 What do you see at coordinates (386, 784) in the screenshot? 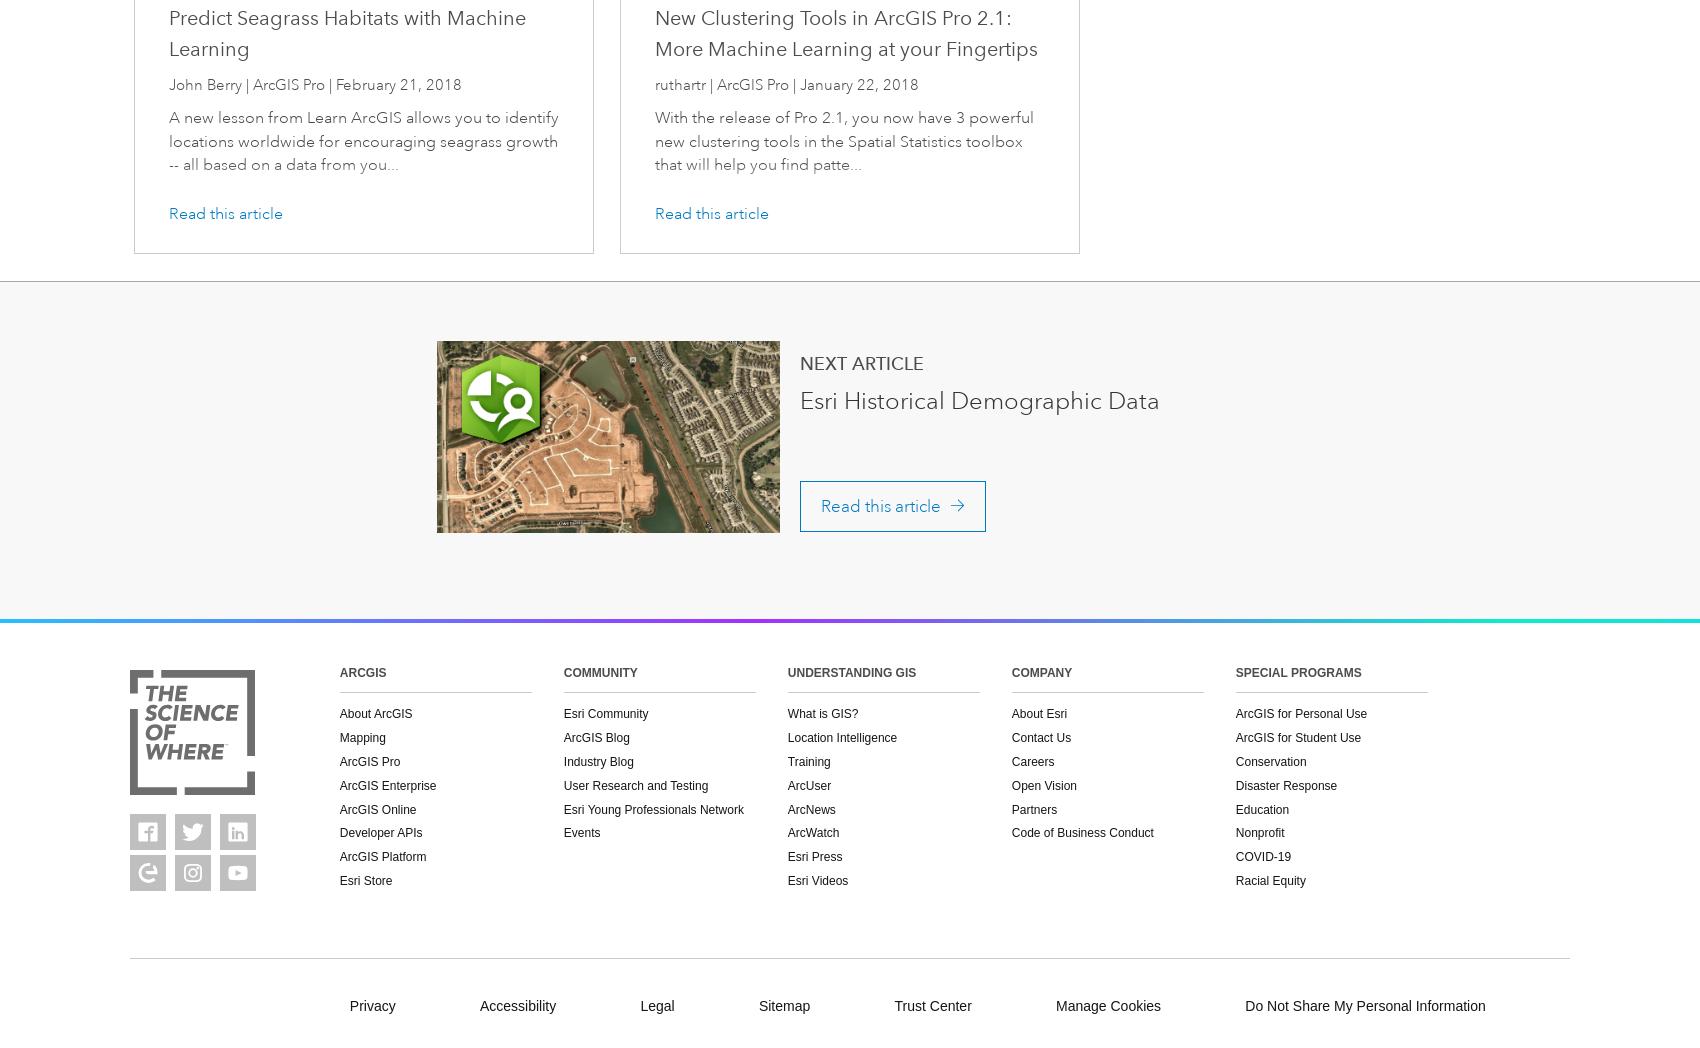
I see `'ArcGIS Enterprise'` at bounding box center [386, 784].